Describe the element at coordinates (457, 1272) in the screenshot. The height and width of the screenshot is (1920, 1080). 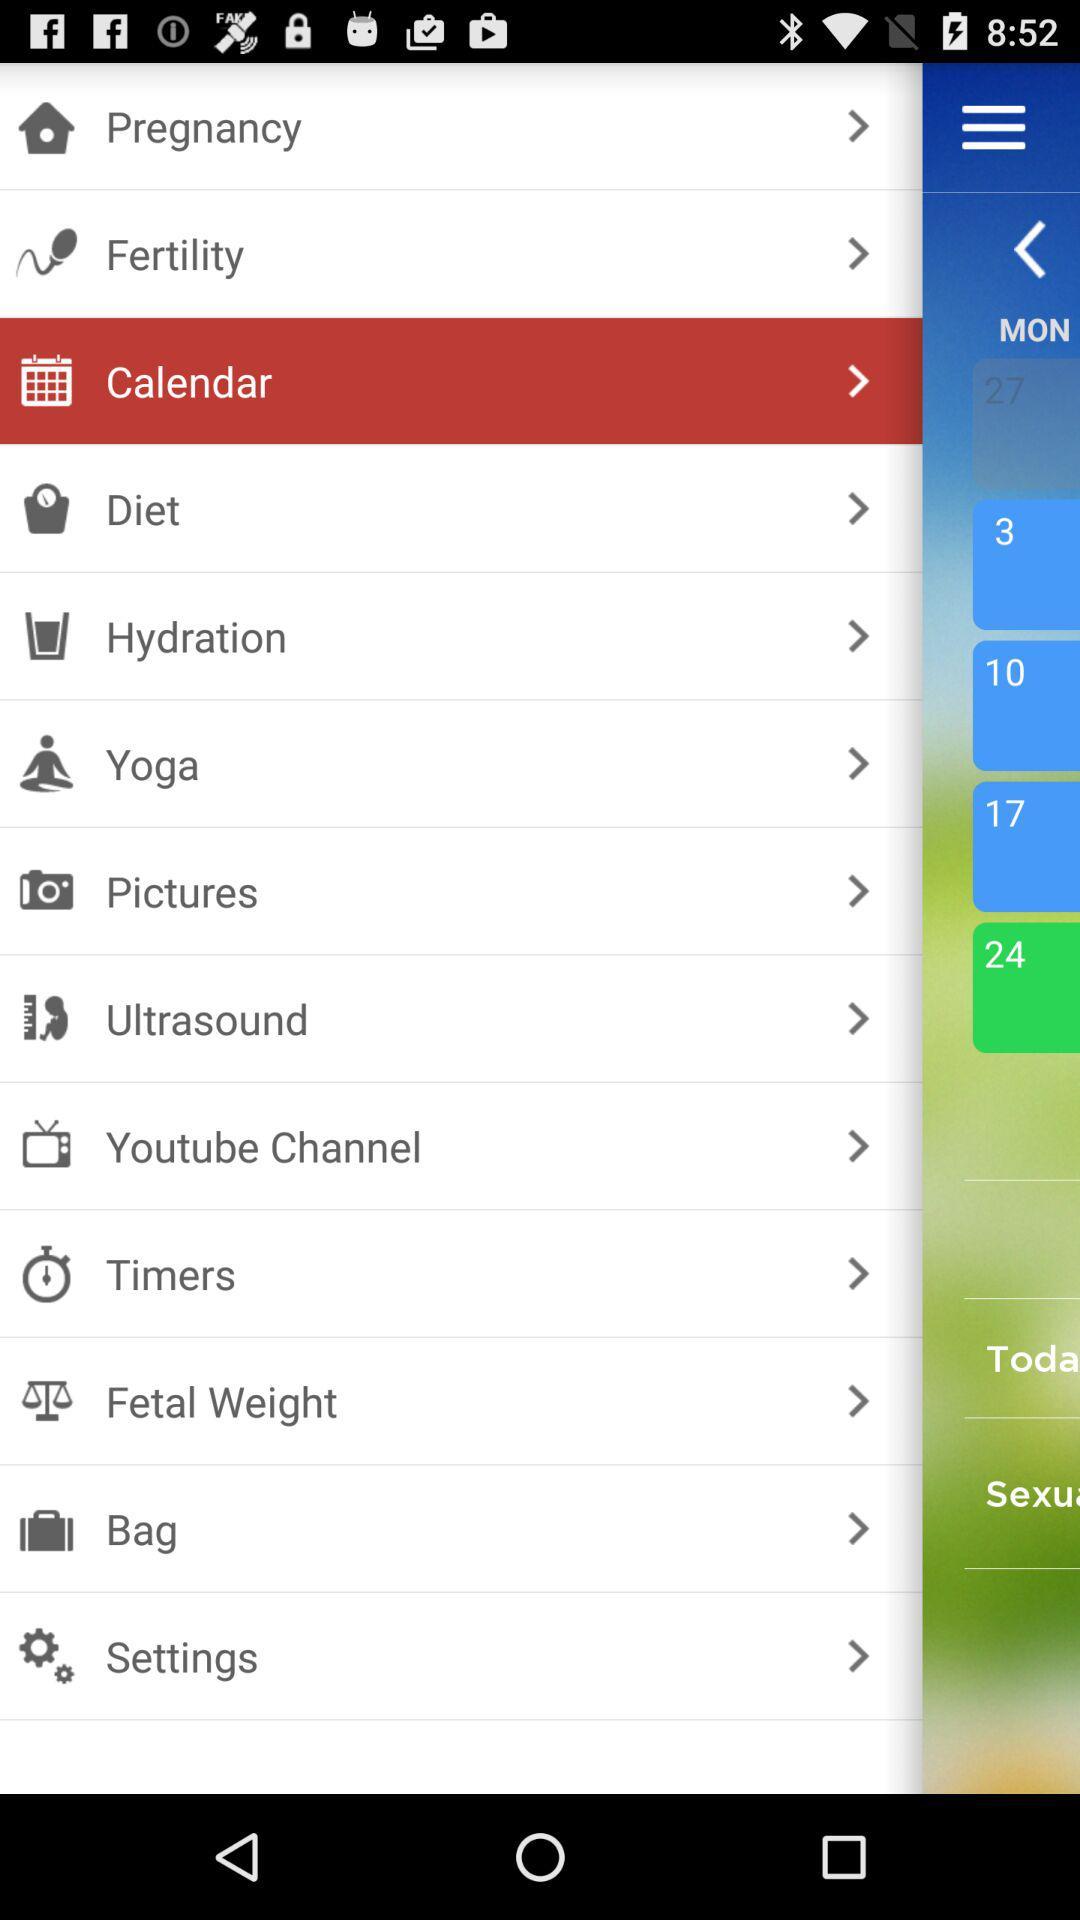
I see `the item above the fetal weight item` at that location.